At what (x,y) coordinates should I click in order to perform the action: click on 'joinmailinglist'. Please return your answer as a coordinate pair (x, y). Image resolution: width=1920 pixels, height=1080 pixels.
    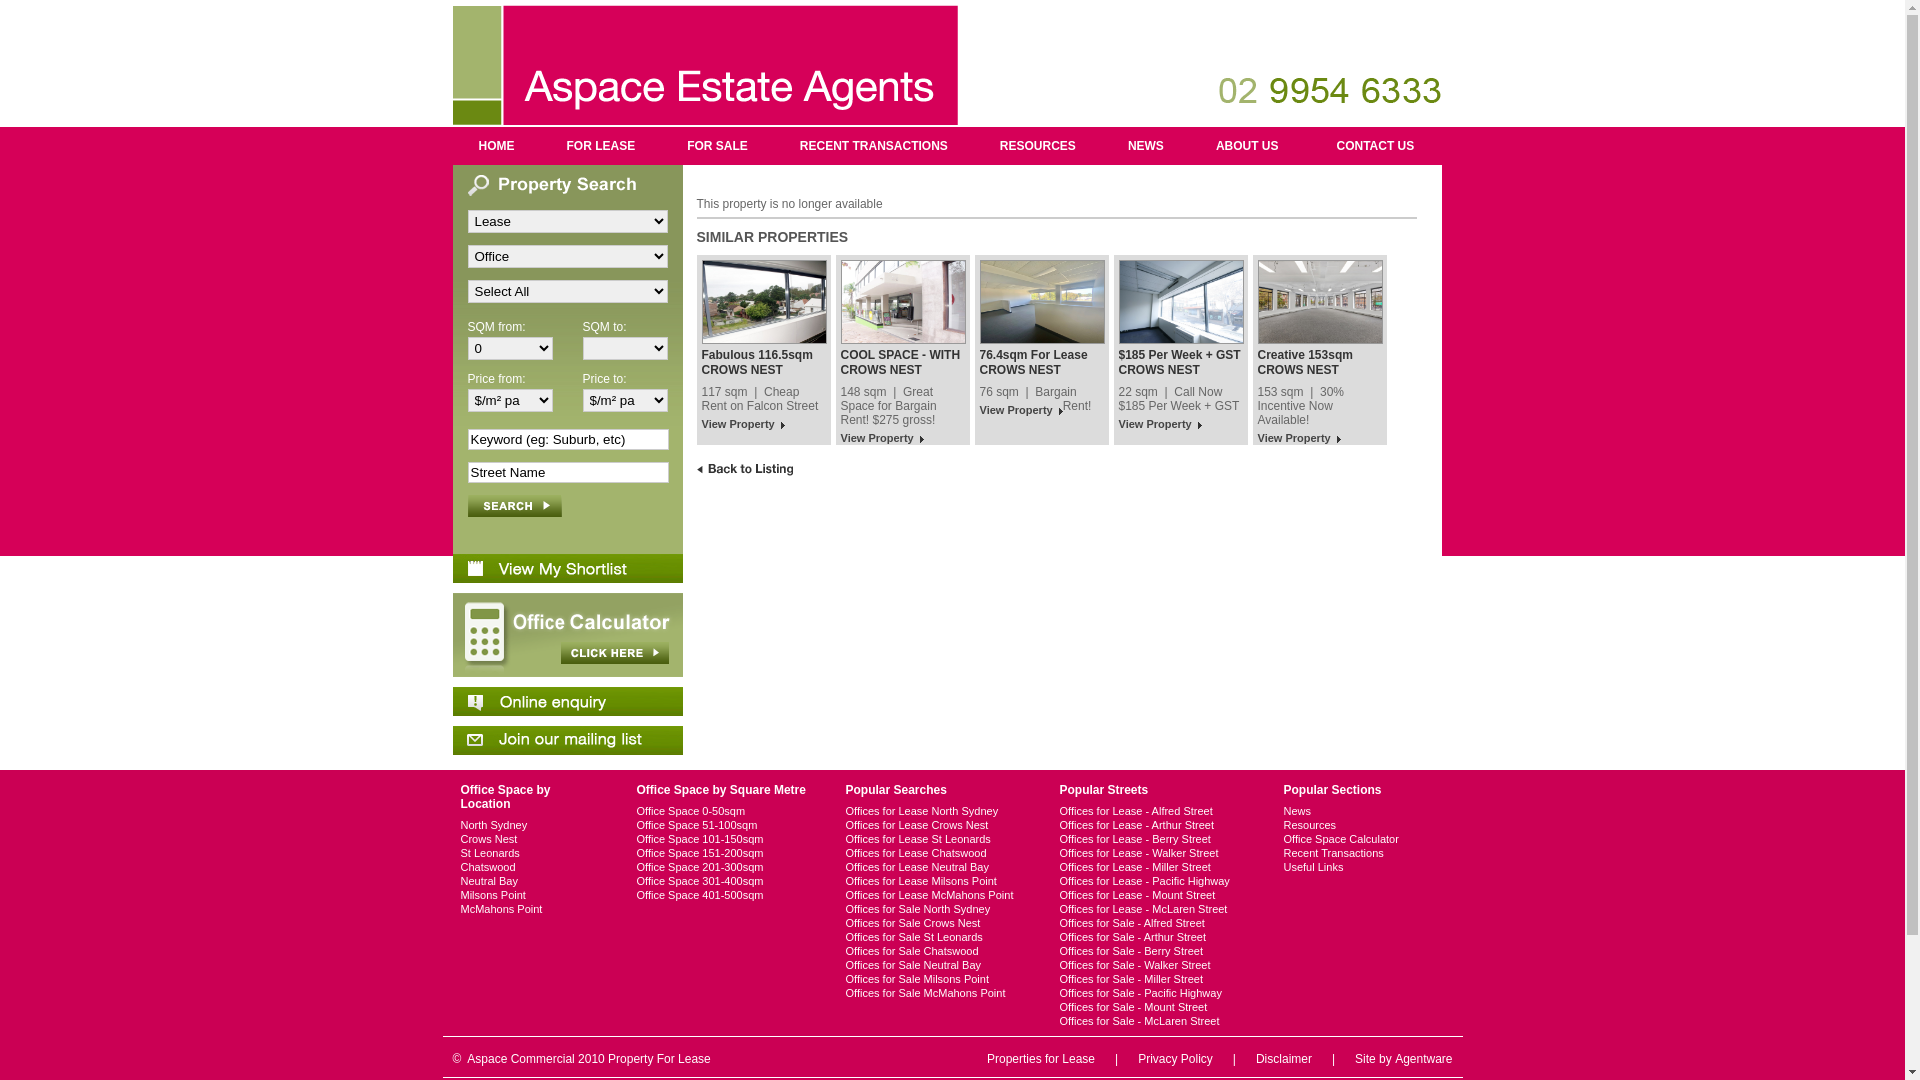
    Looking at the image, I should click on (450, 740).